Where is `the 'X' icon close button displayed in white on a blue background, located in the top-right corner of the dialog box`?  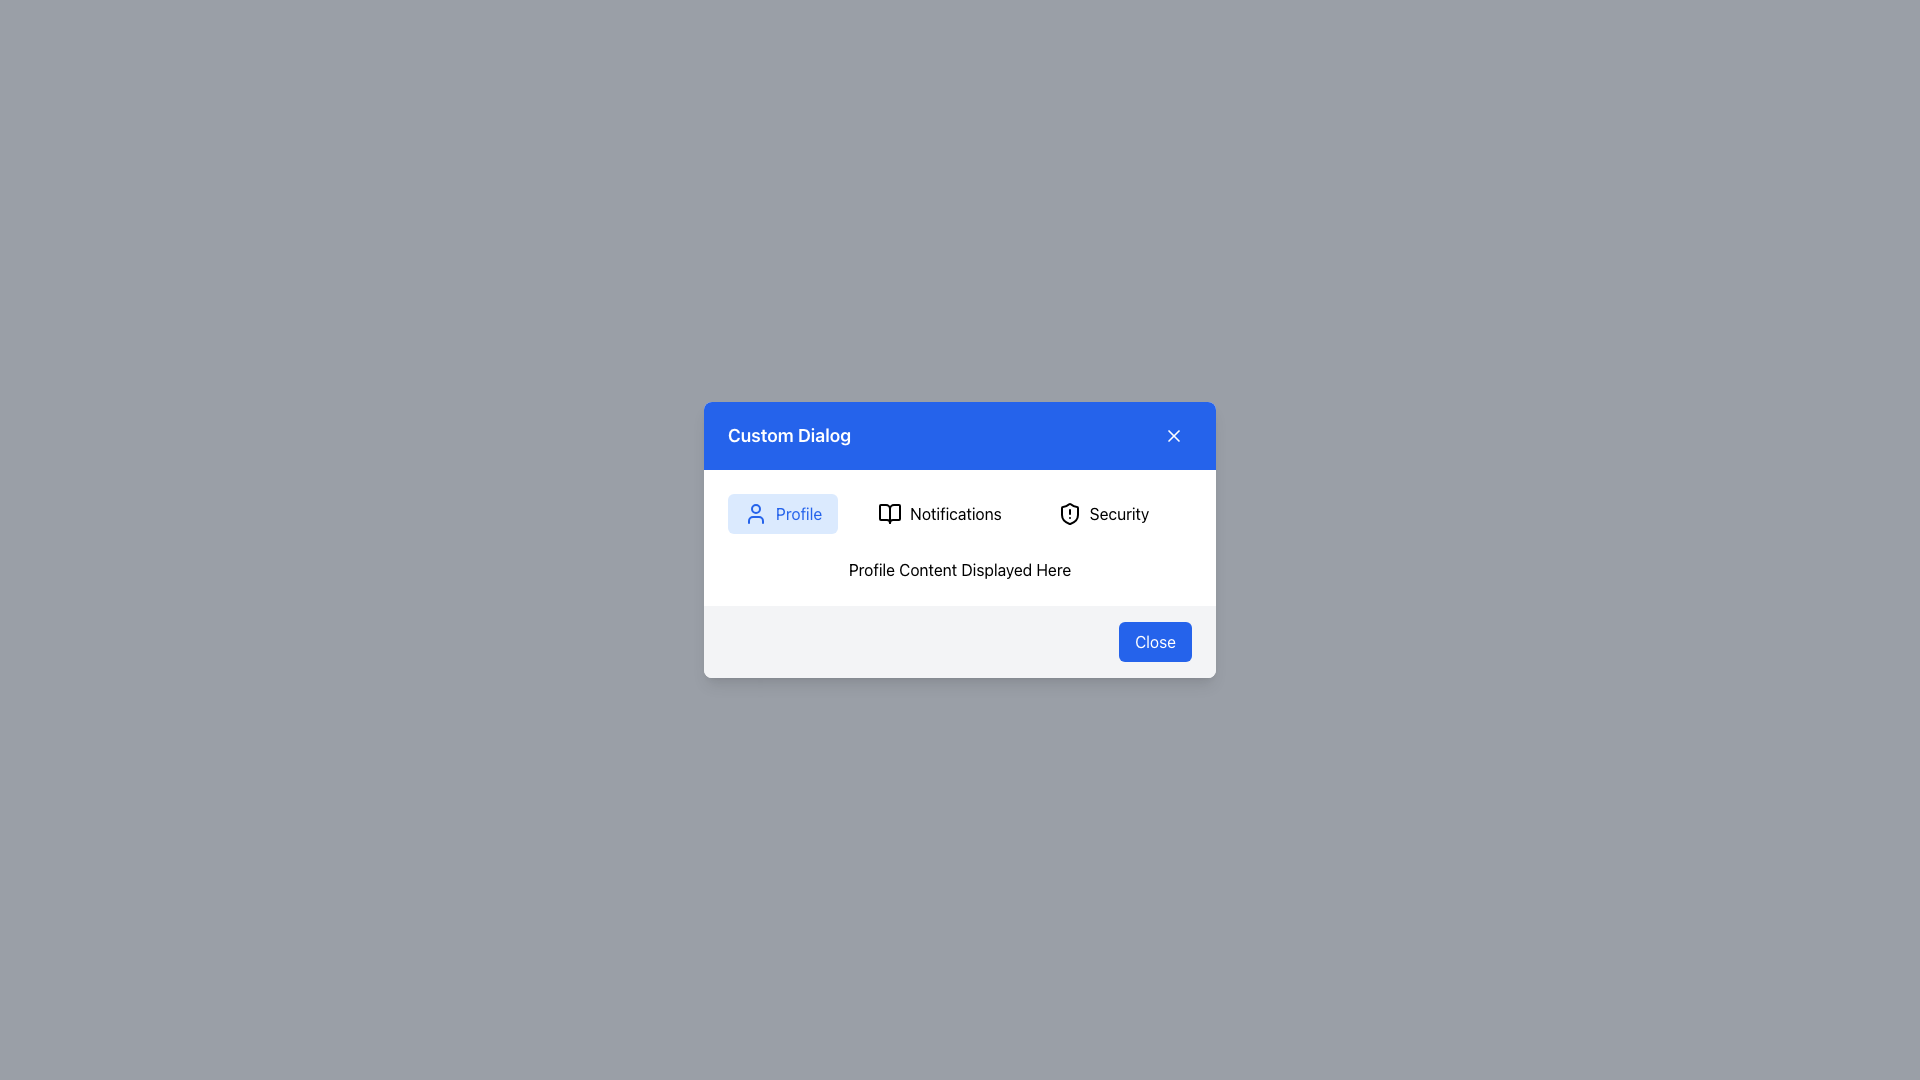
the 'X' icon close button displayed in white on a blue background, located in the top-right corner of the dialog box is located at coordinates (1174, 434).